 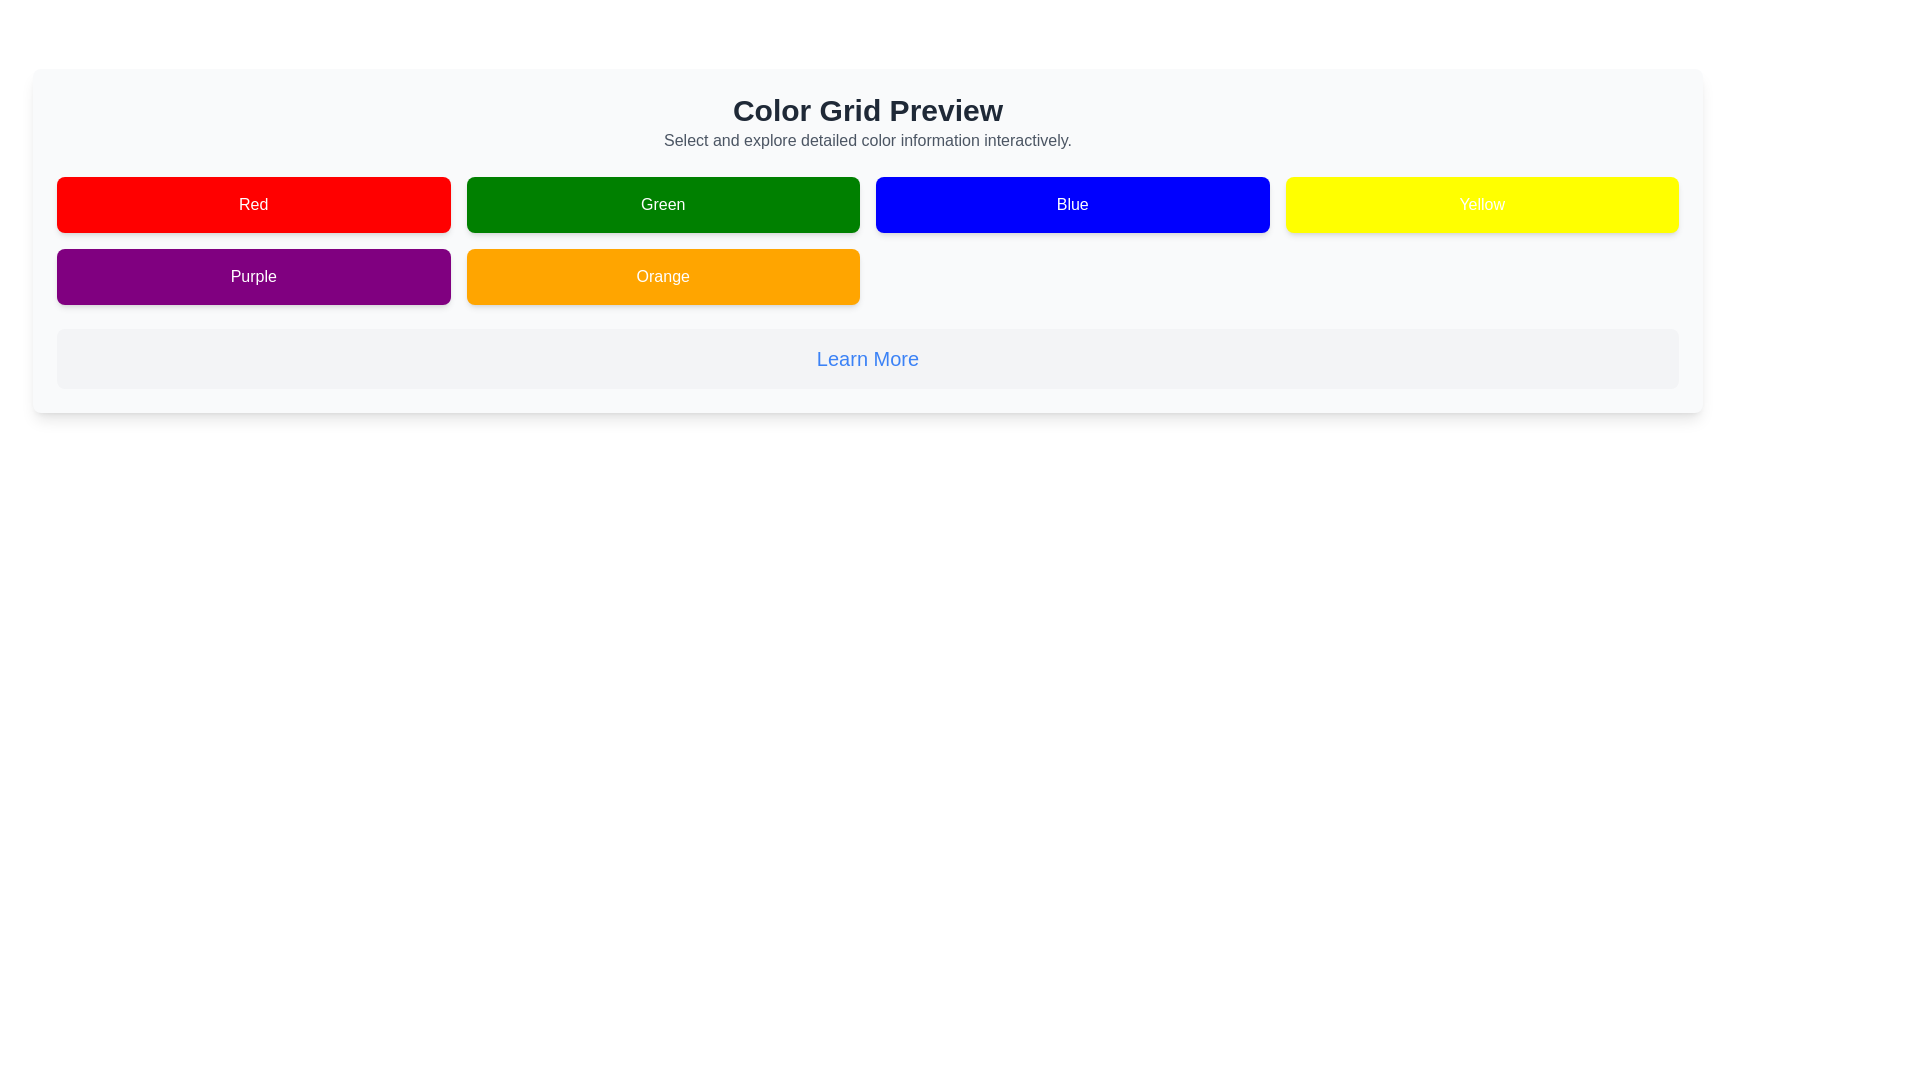 What do you see at coordinates (1071, 204) in the screenshot?
I see `the button with a blue background and white text reading 'Blue' to trigger a visual response` at bounding box center [1071, 204].